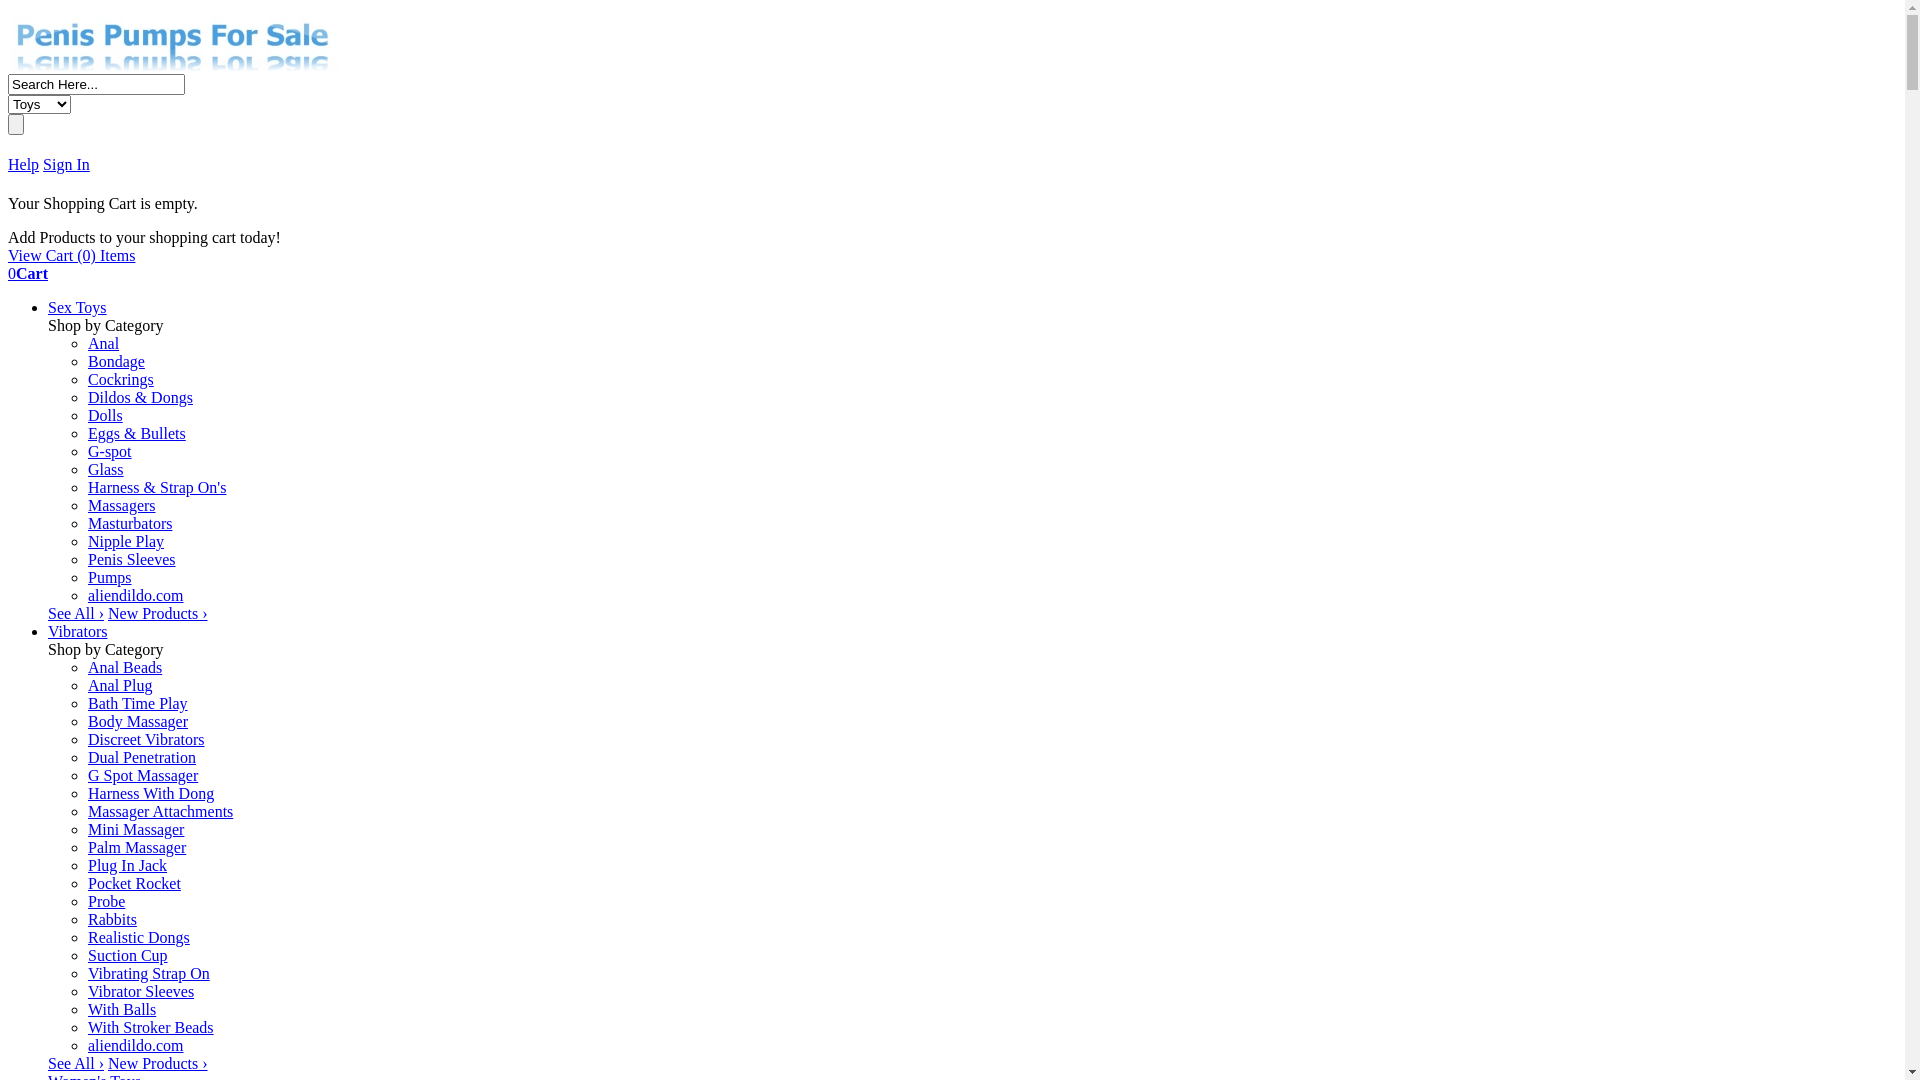 This screenshot has height=1080, width=1920. What do you see at coordinates (136, 847) in the screenshot?
I see `'Palm Massager'` at bounding box center [136, 847].